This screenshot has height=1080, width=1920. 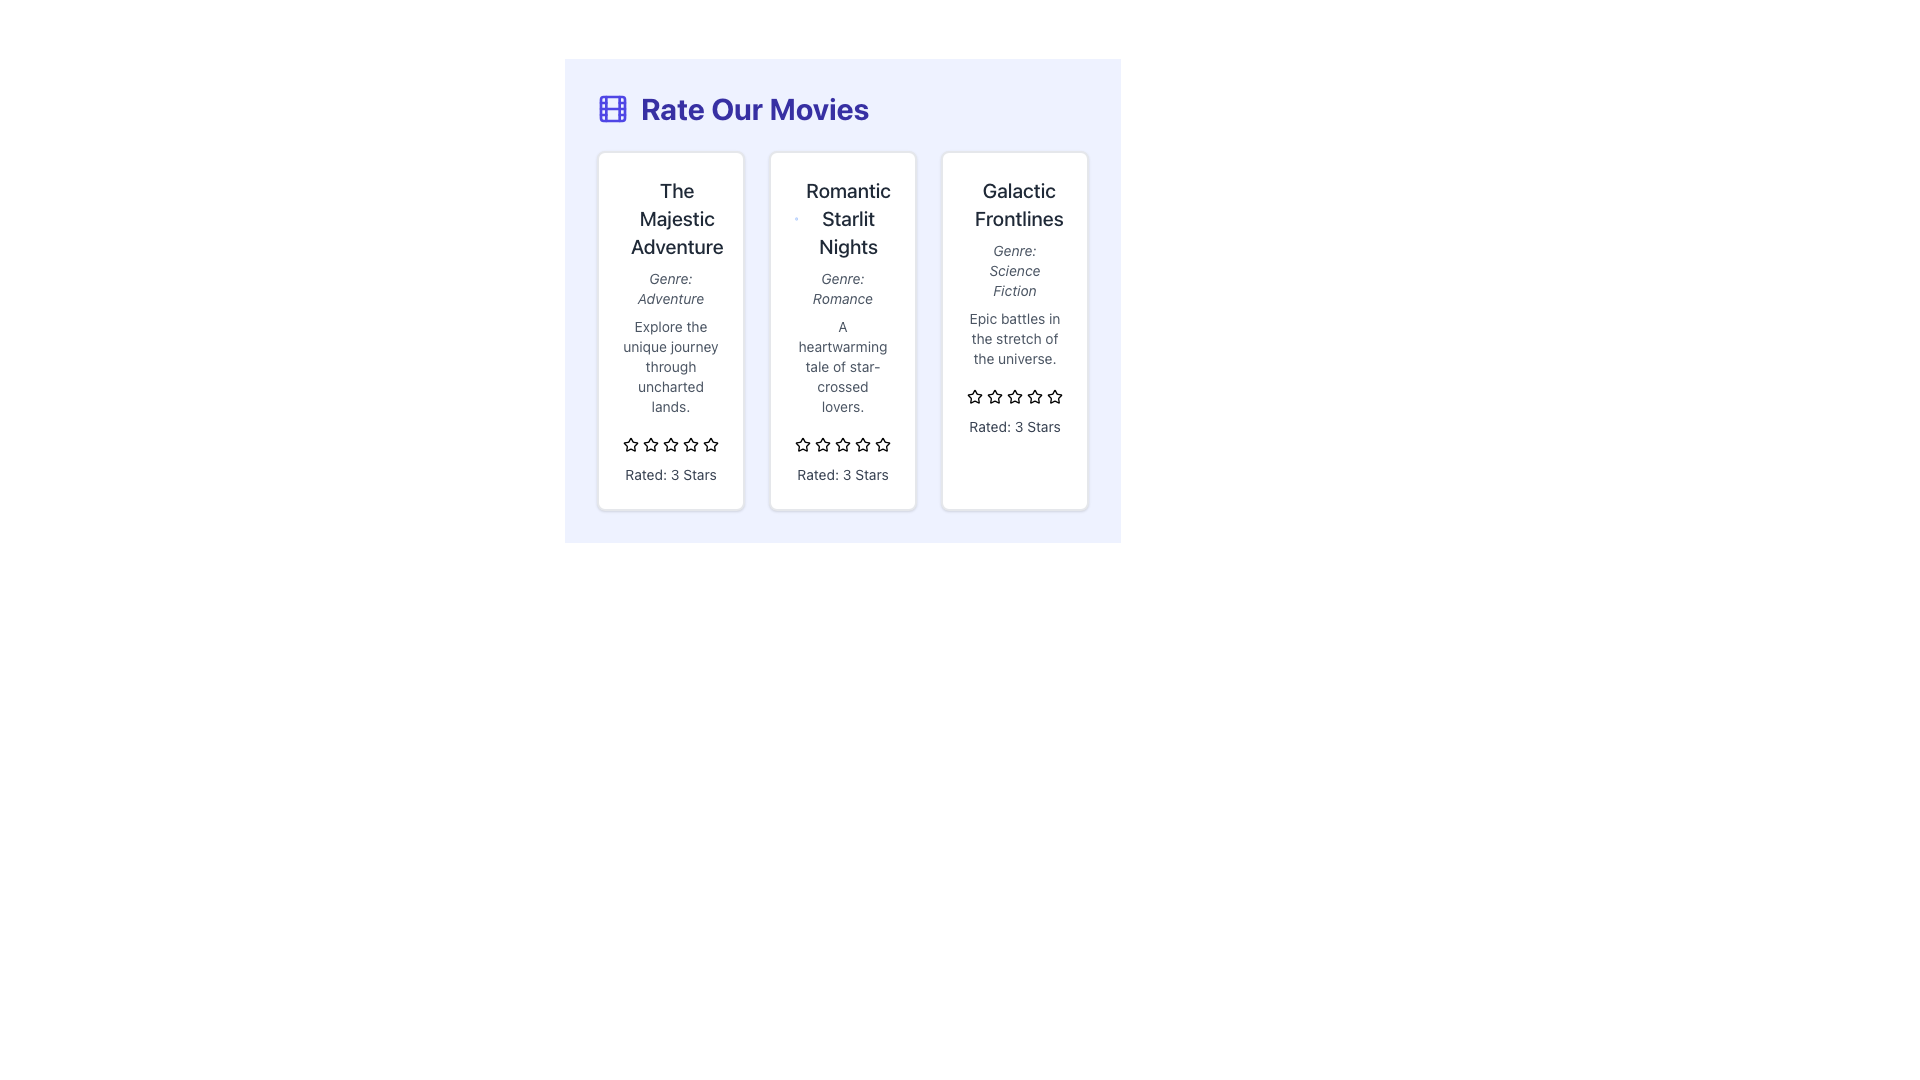 What do you see at coordinates (649, 442) in the screenshot?
I see `the second star in the group of five yellow outlined rating stars beneath 'The Majestic Adventure' movie card to change the rating` at bounding box center [649, 442].